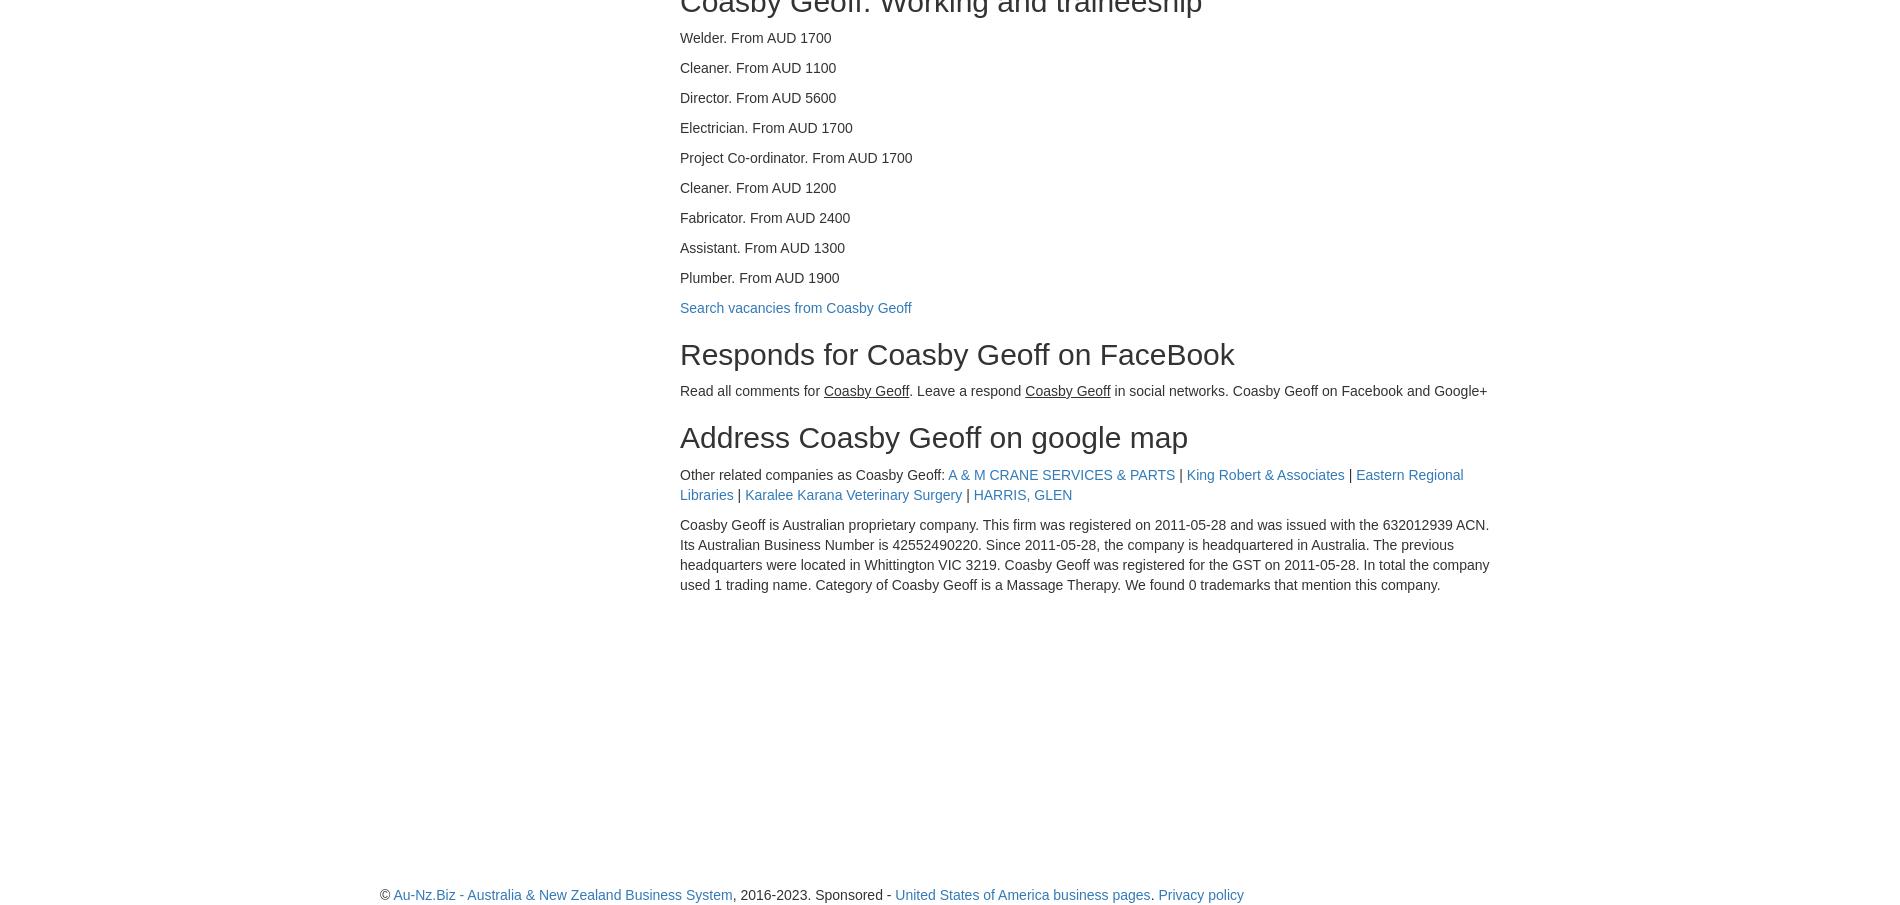  Describe the element at coordinates (1264, 474) in the screenshot. I see `'King Robert & Associates'` at that location.